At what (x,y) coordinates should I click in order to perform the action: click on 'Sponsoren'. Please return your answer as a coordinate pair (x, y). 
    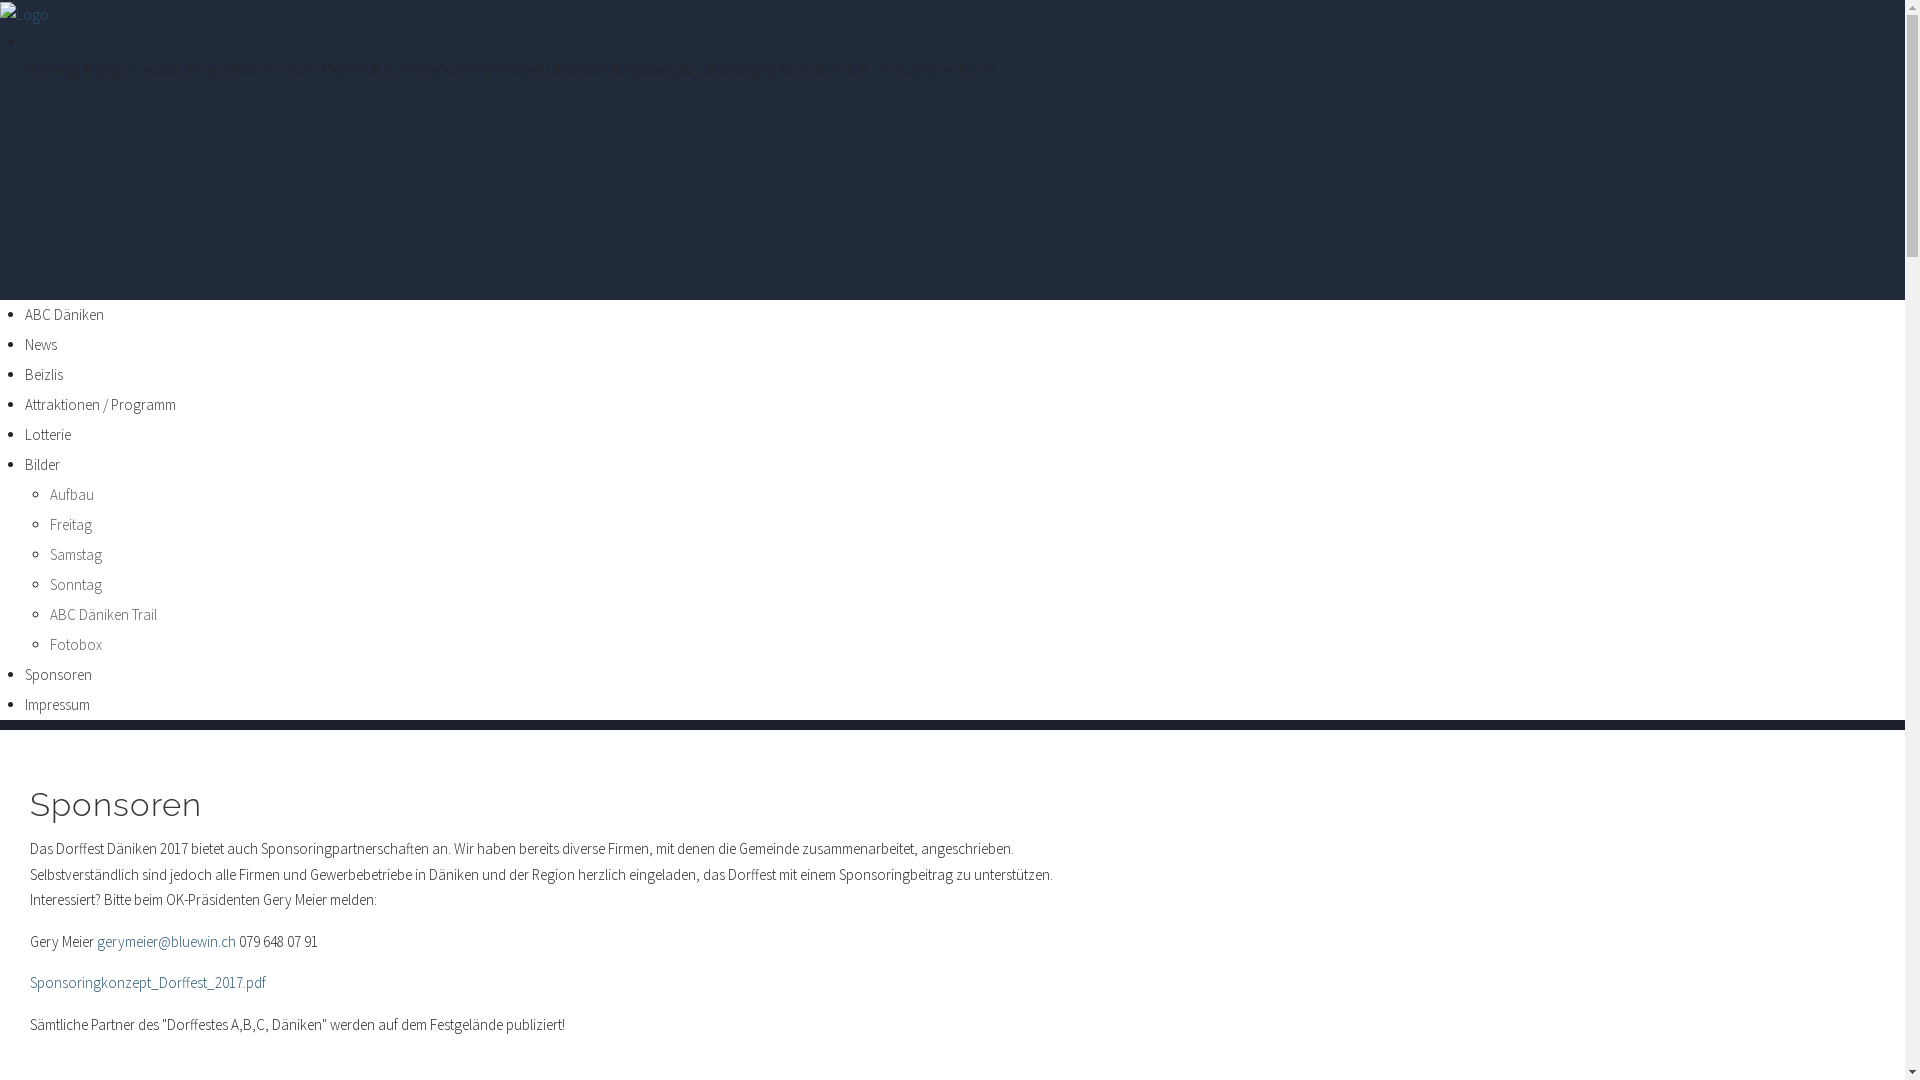
    Looking at the image, I should click on (58, 674).